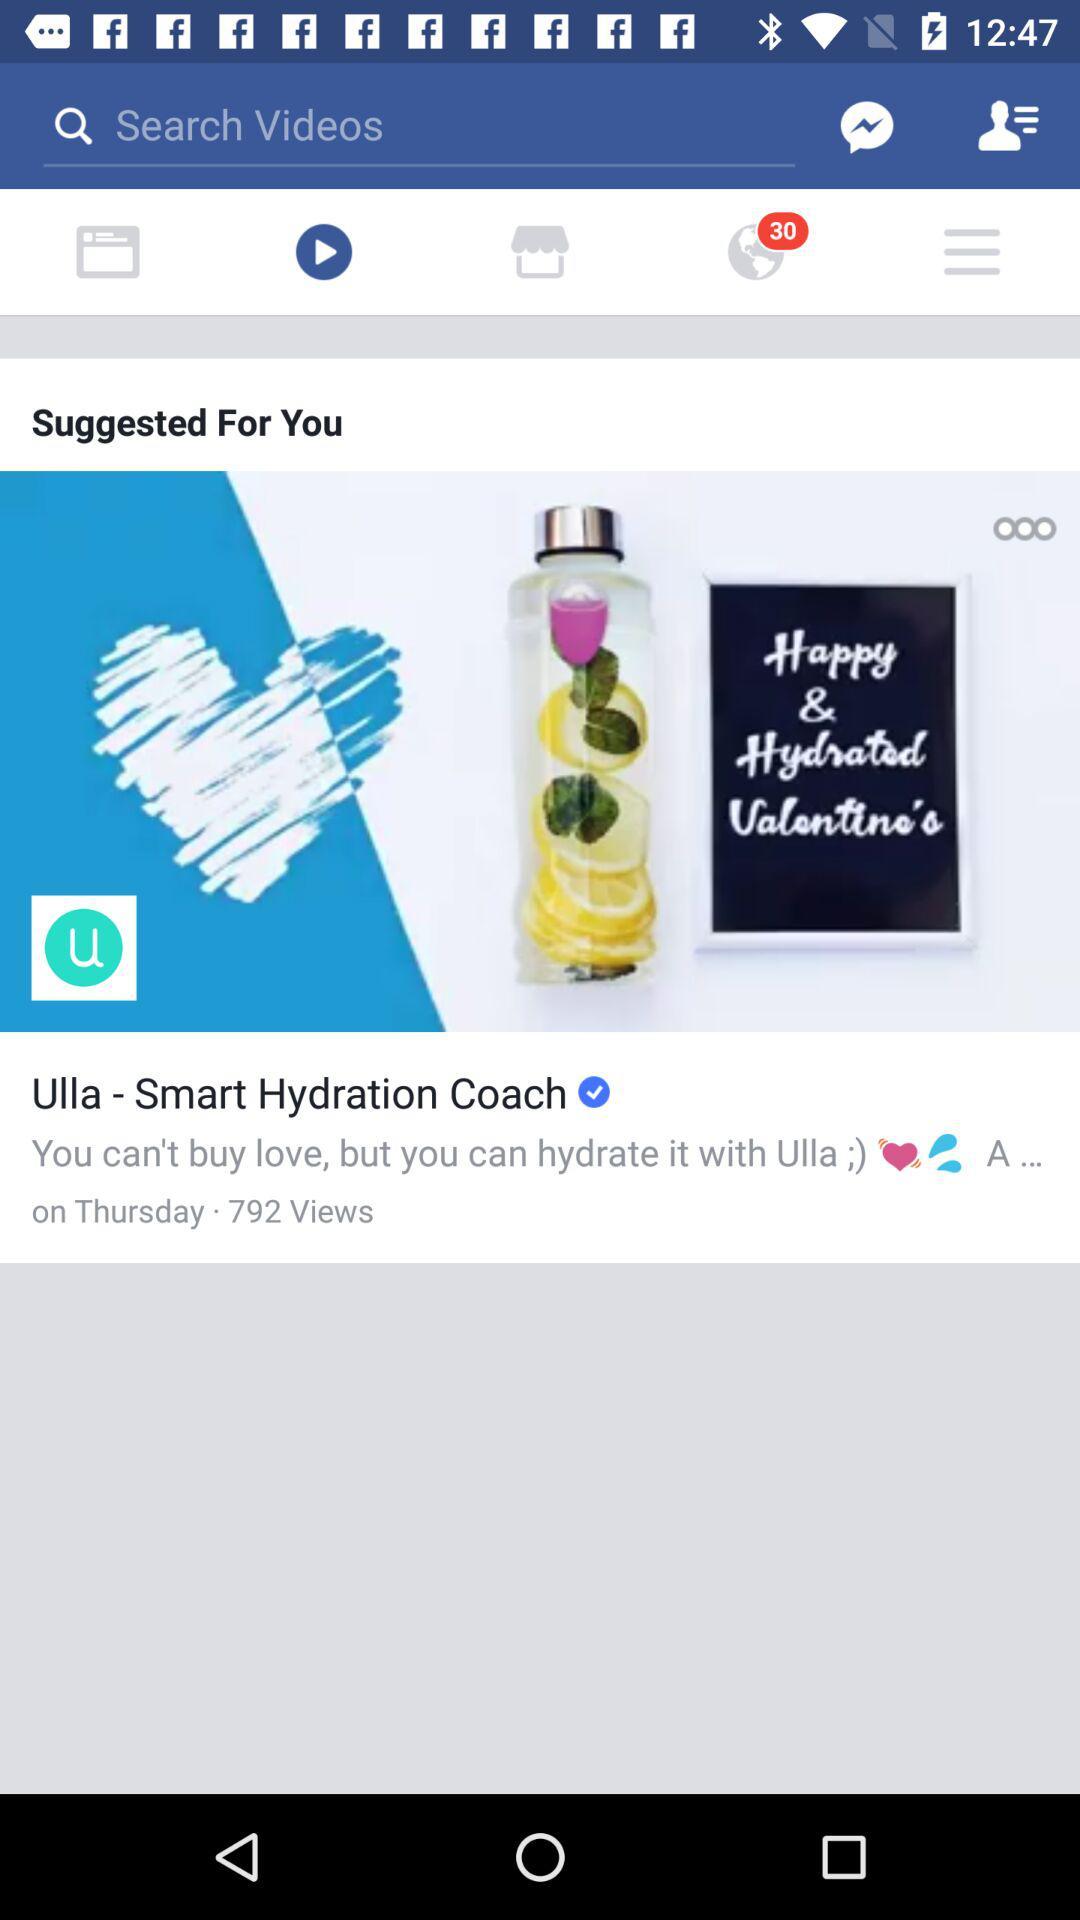  Describe the element at coordinates (108, 251) in the screenshot. I see `the delete icon` at that location.